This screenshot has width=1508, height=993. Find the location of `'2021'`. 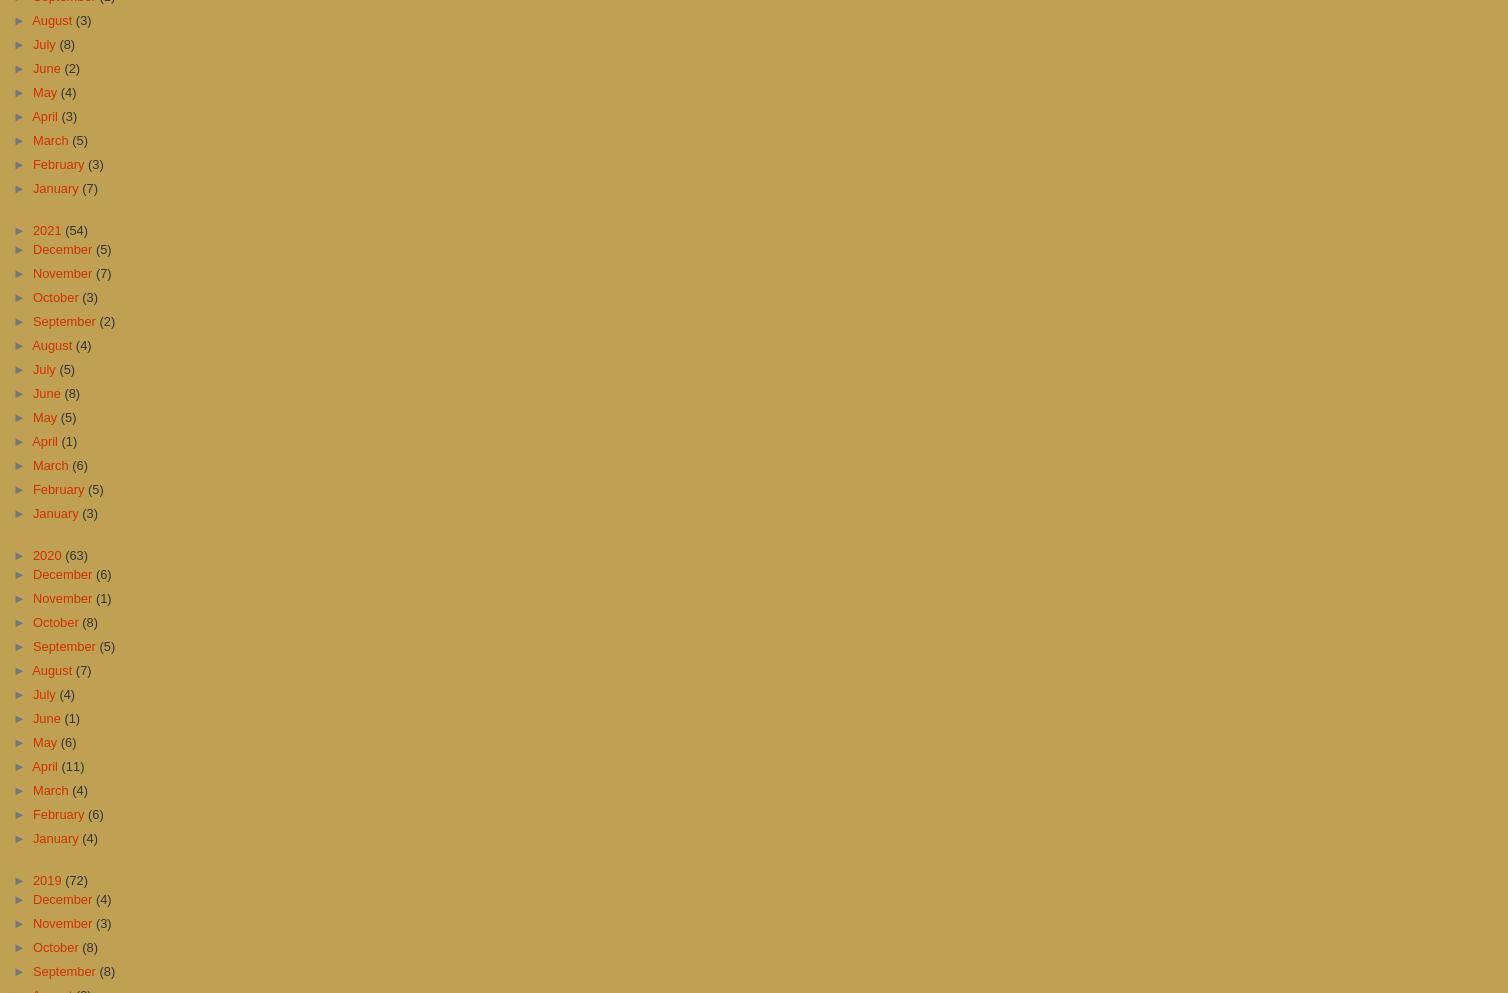

'2021' is located at coordinates (48, 229).